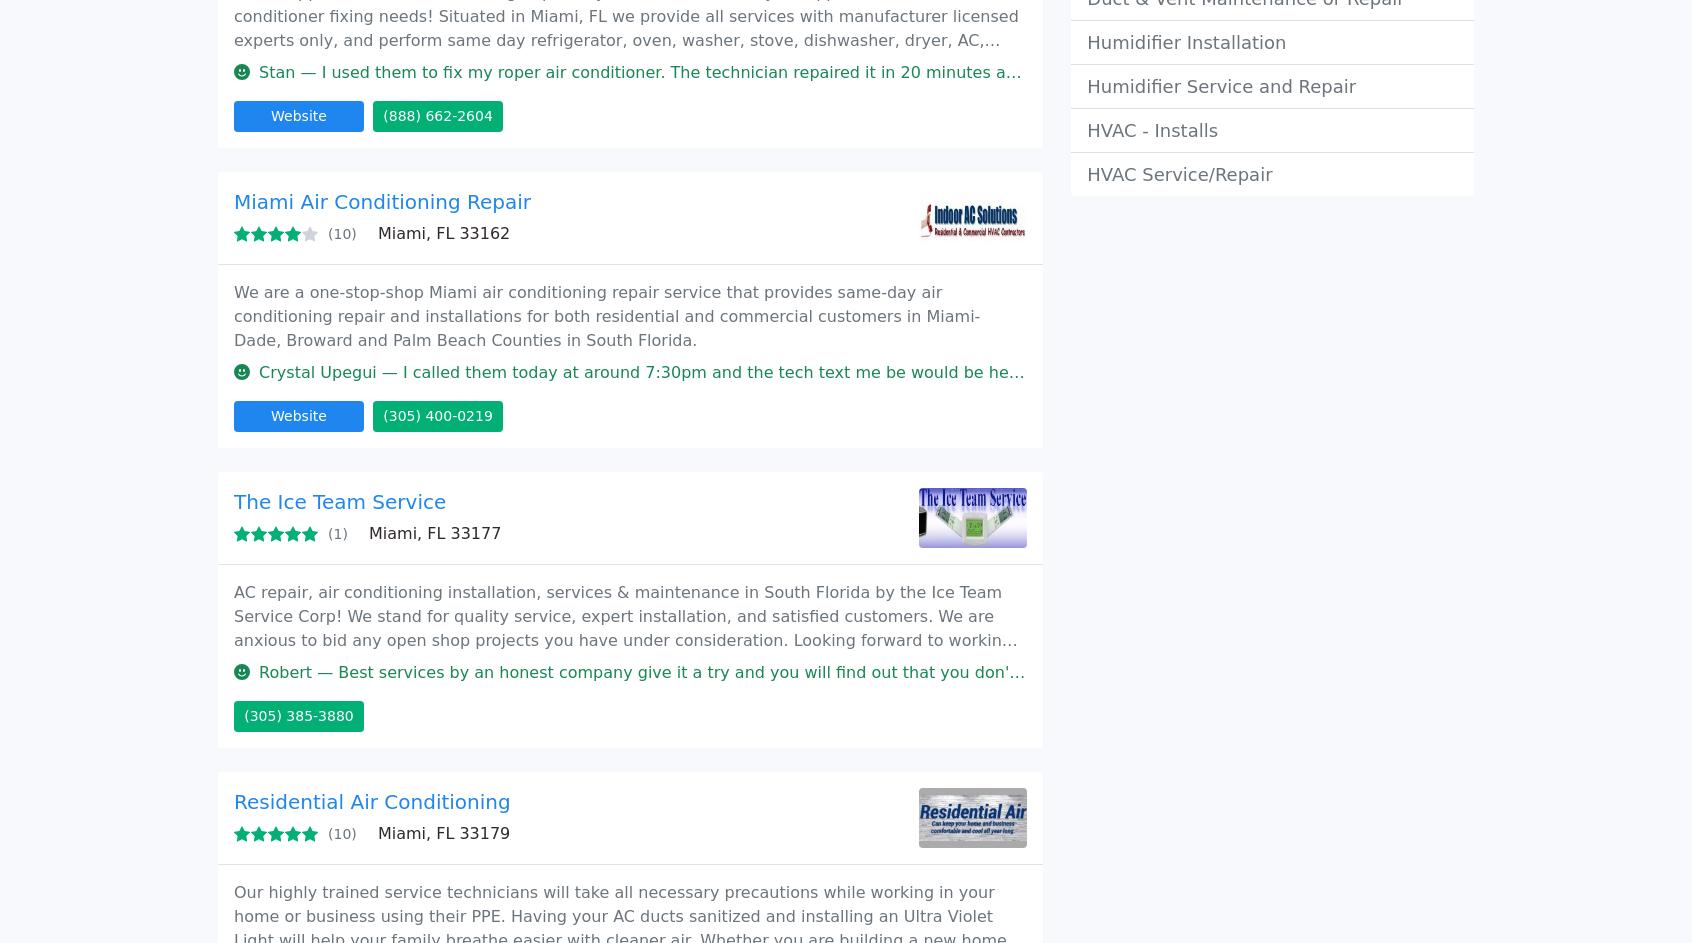 Image resolution: width=1692 pixels, height=943 pixels. I want to click on 'About us', so click(896, 99).